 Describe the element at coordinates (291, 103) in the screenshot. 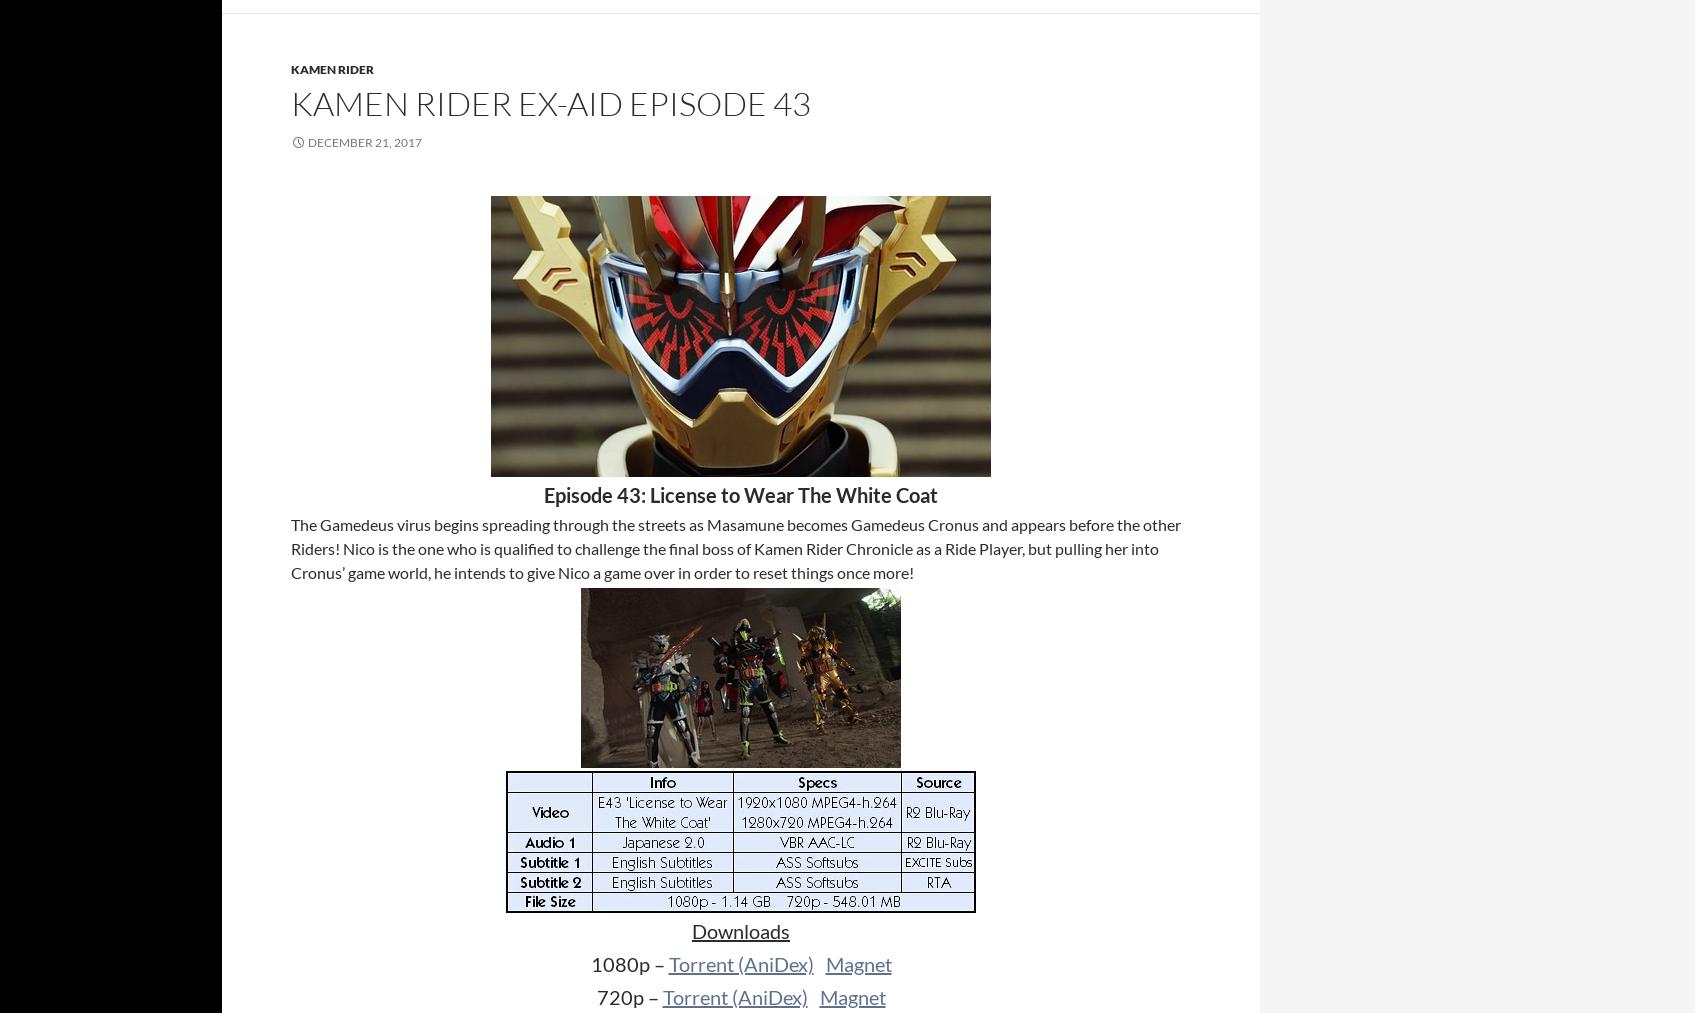

I see `'Kamen Rider Ex-Aid Episode 43'` at that location.